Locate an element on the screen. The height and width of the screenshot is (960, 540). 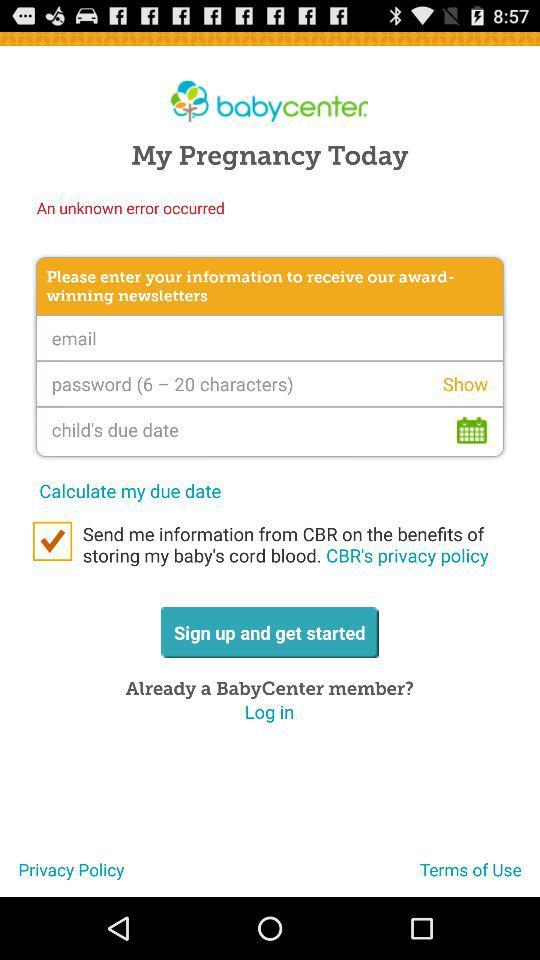
item above the privacy policy app is located at coordinates (52, 541).